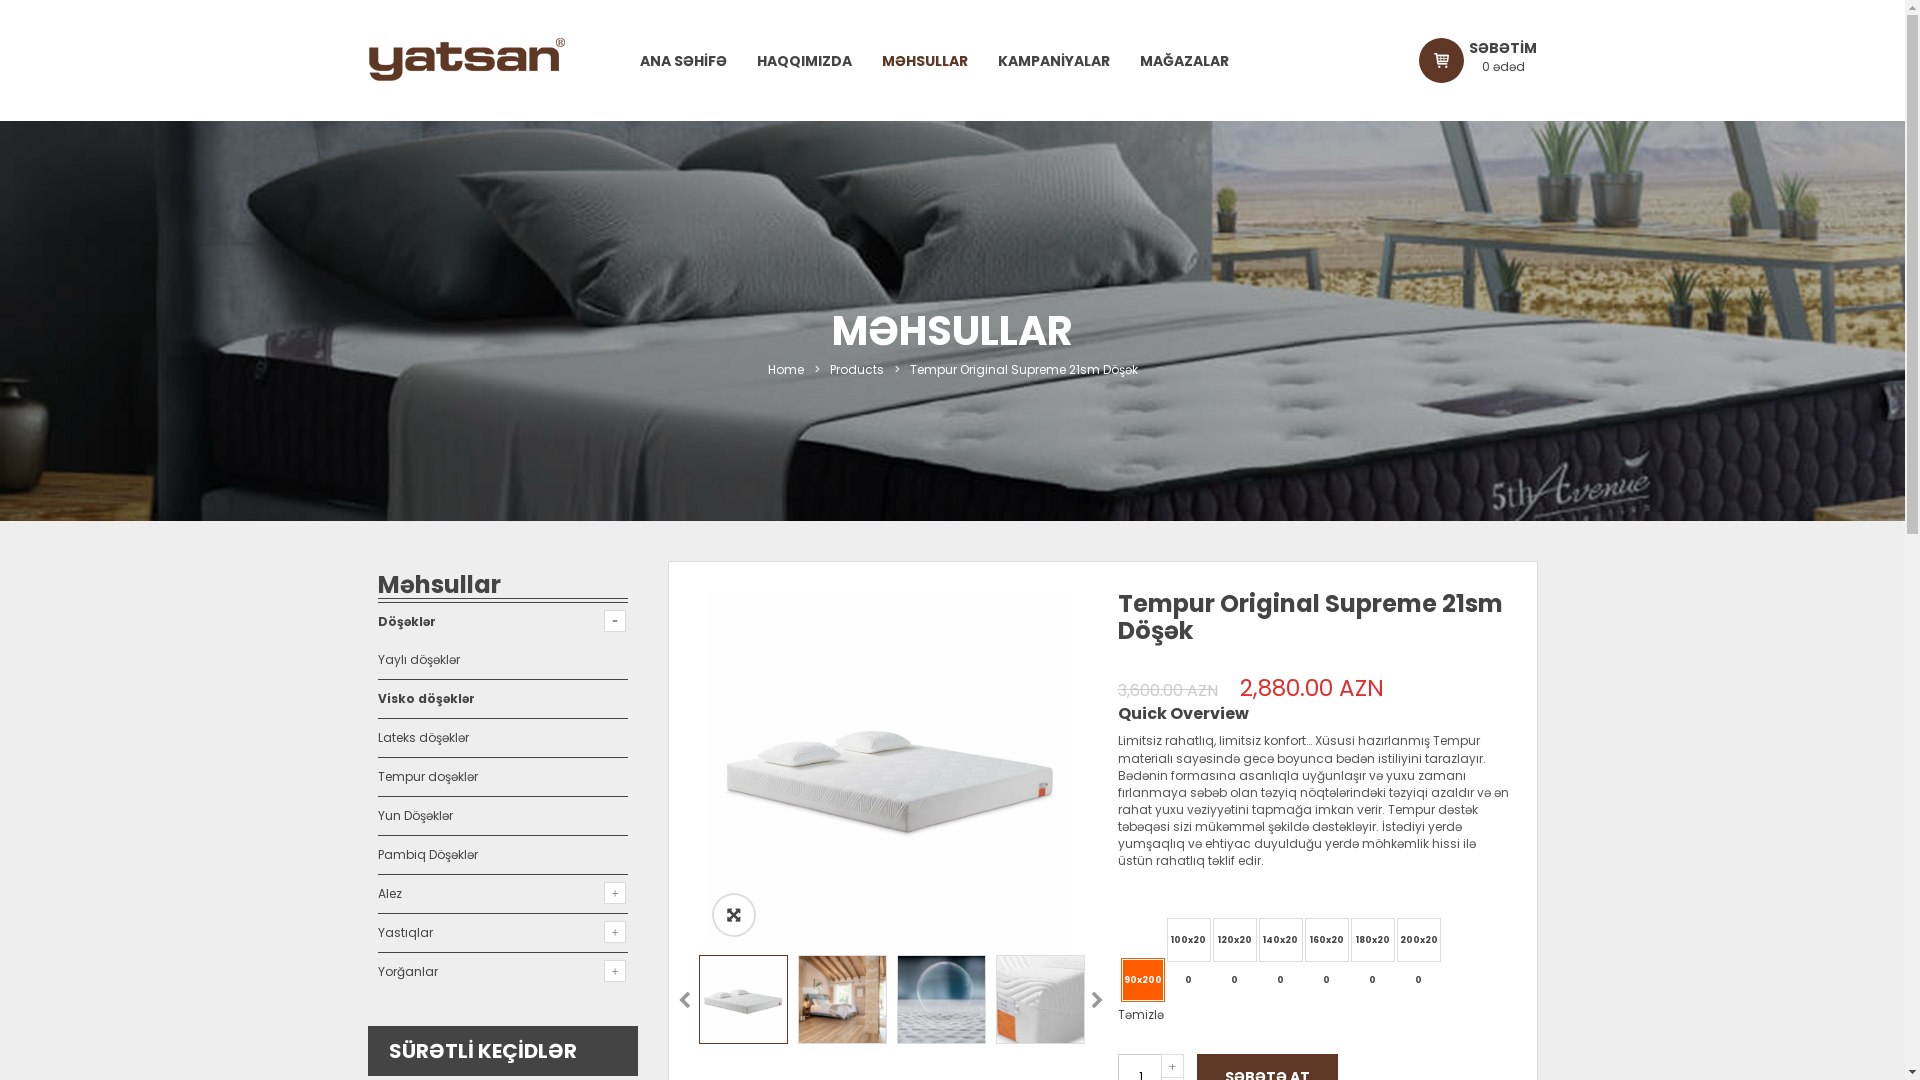 The image size is (1920, 1080). What do you see at coordinates (1095, 1002) in the screenshot?
I see `'Next'` at bounding box center [1095, 1002].